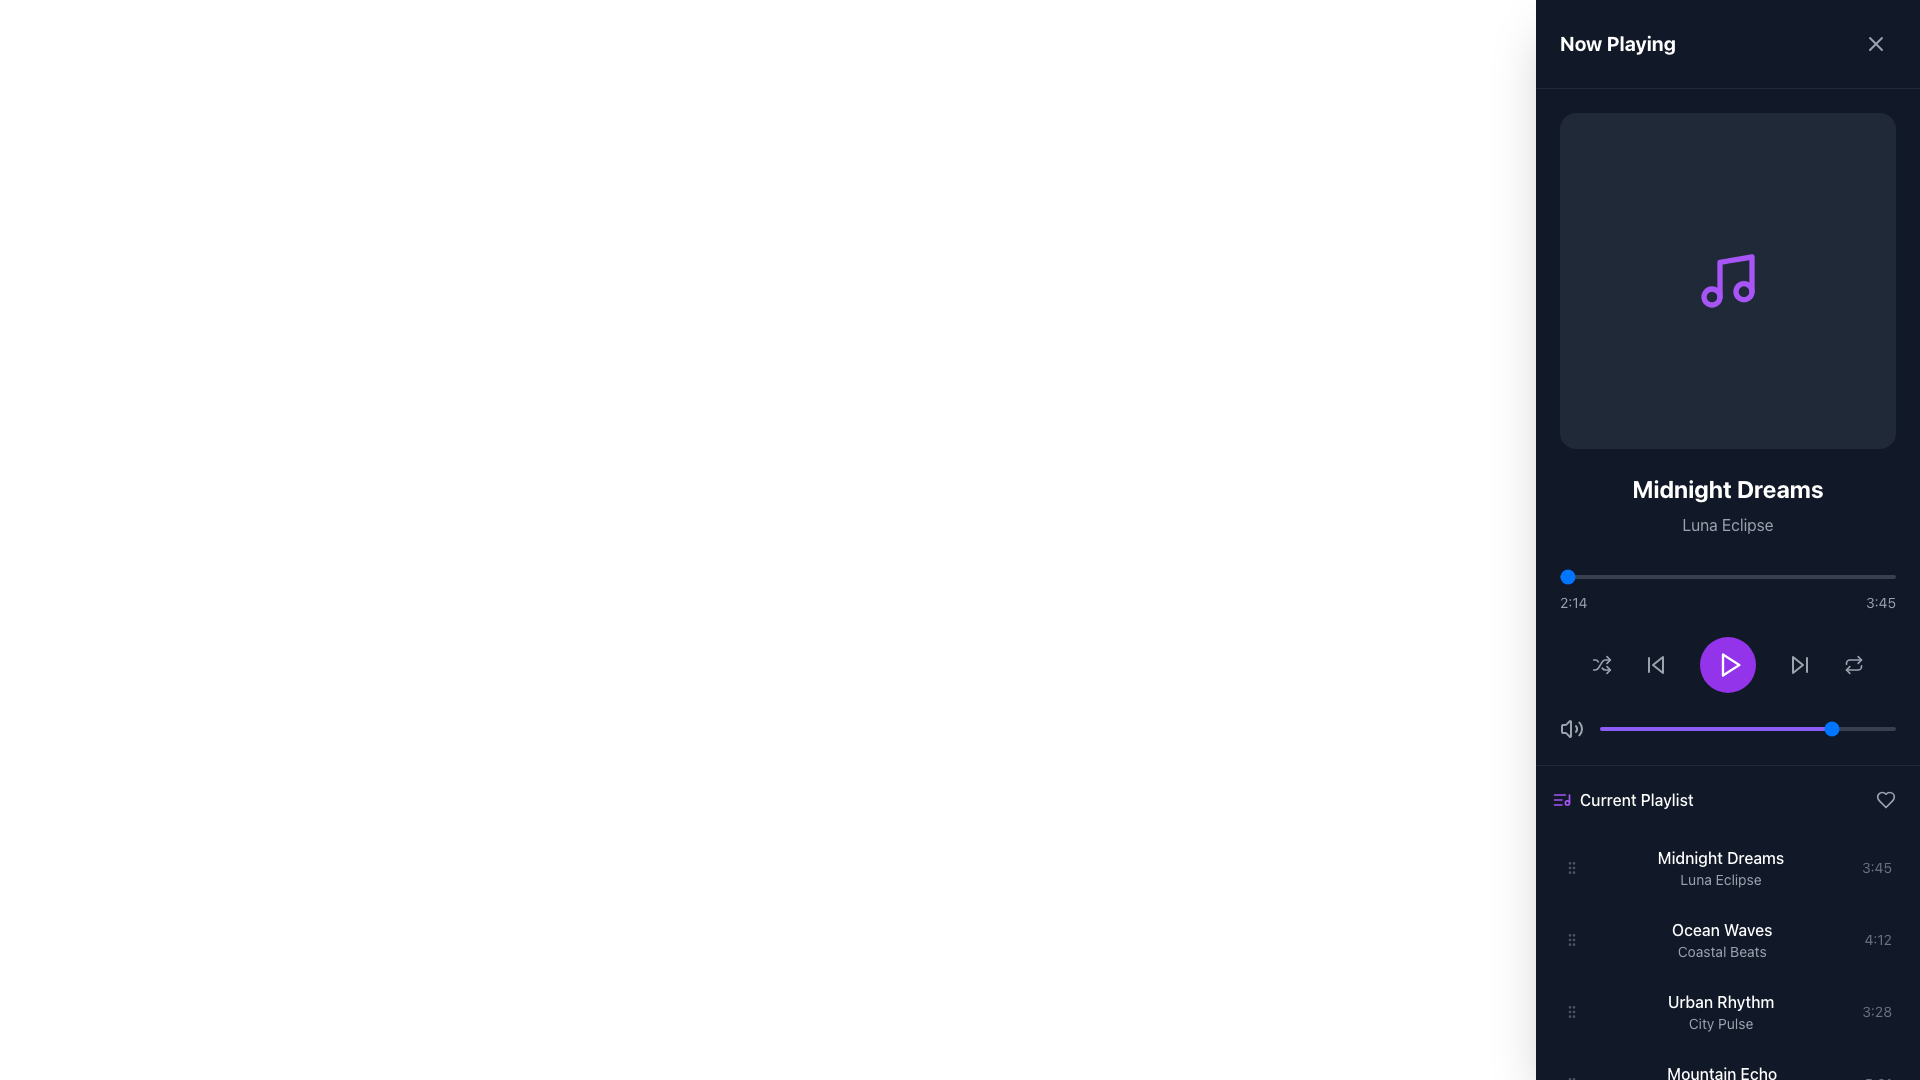 The height and width of the screenshot is (1080, 1920). I want to click on the vibrant purple circular button with a white triangular play icon to initiate media playback, so click(1727, 664).